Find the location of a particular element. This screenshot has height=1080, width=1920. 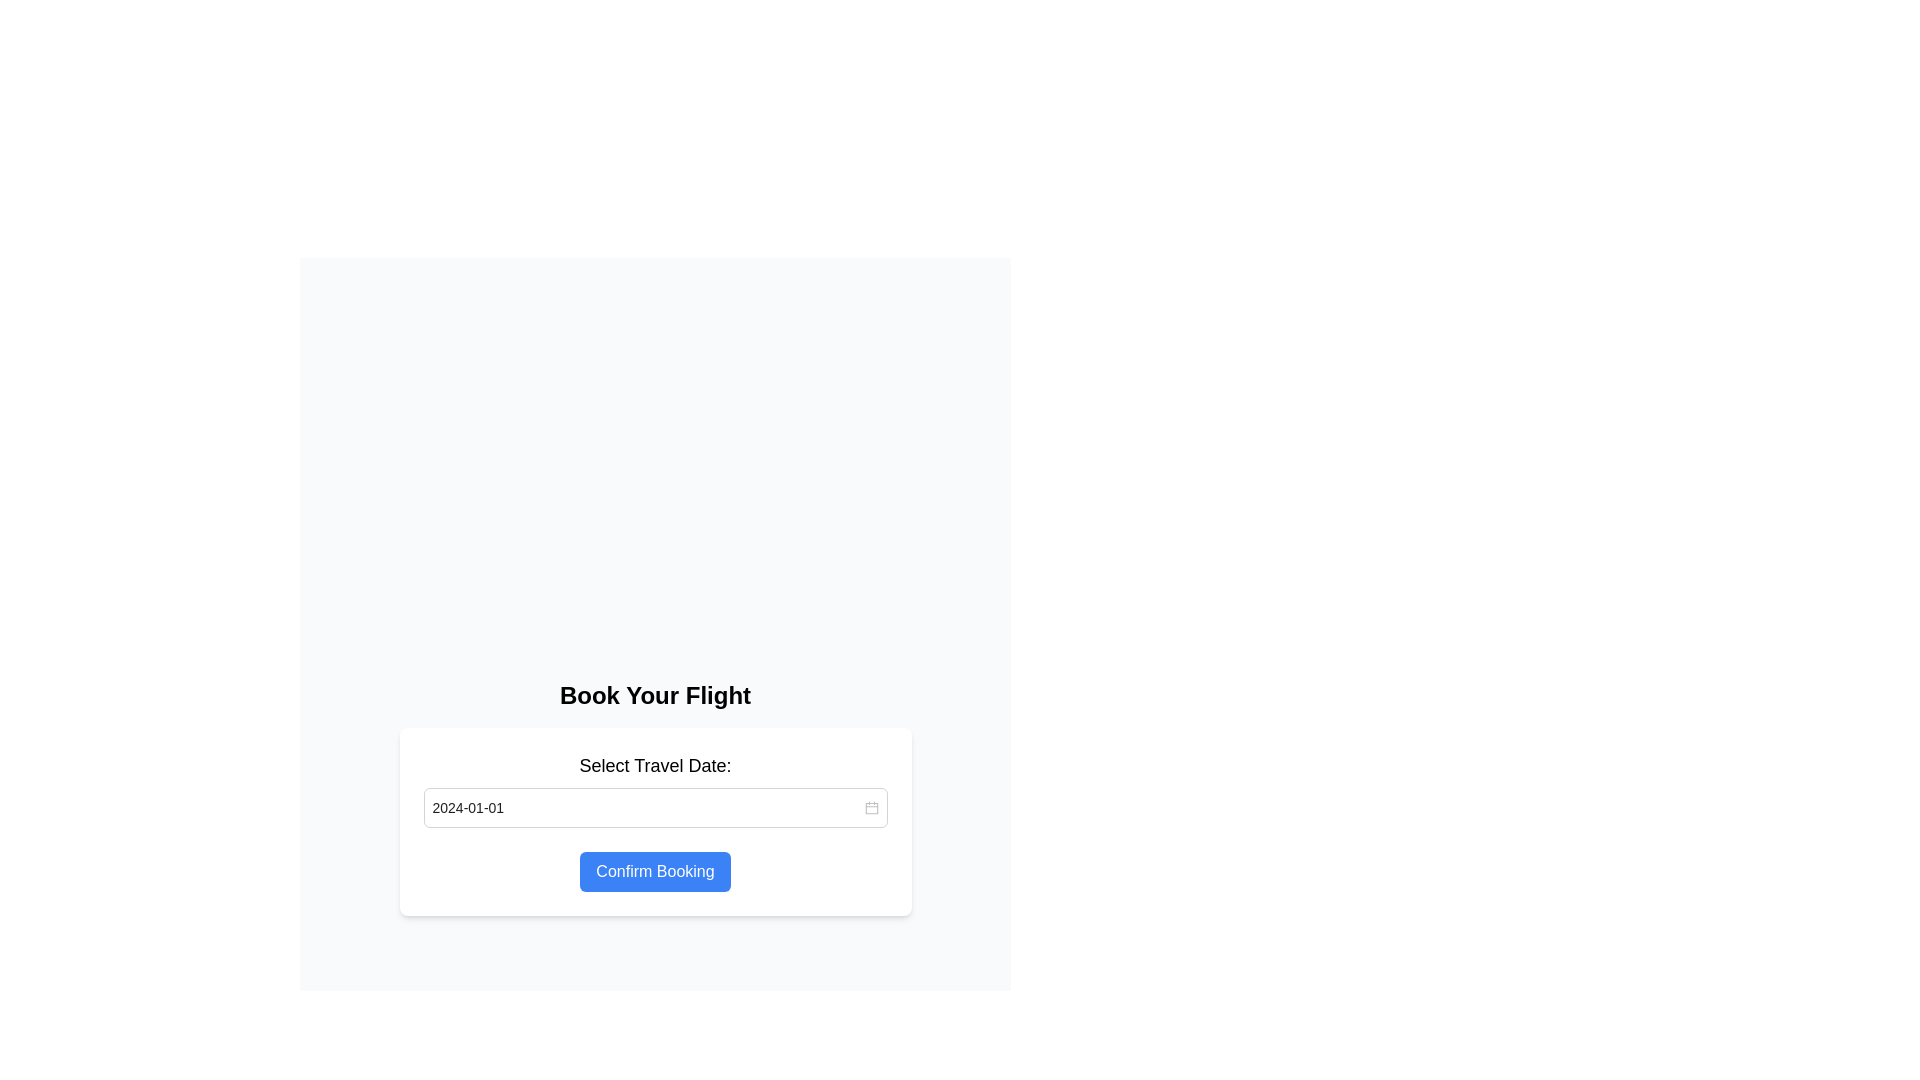

the Date Picker Input Field below 'Select Travel Date:' in the 'Book Your Flight' section is located at coordinates (655, 806).